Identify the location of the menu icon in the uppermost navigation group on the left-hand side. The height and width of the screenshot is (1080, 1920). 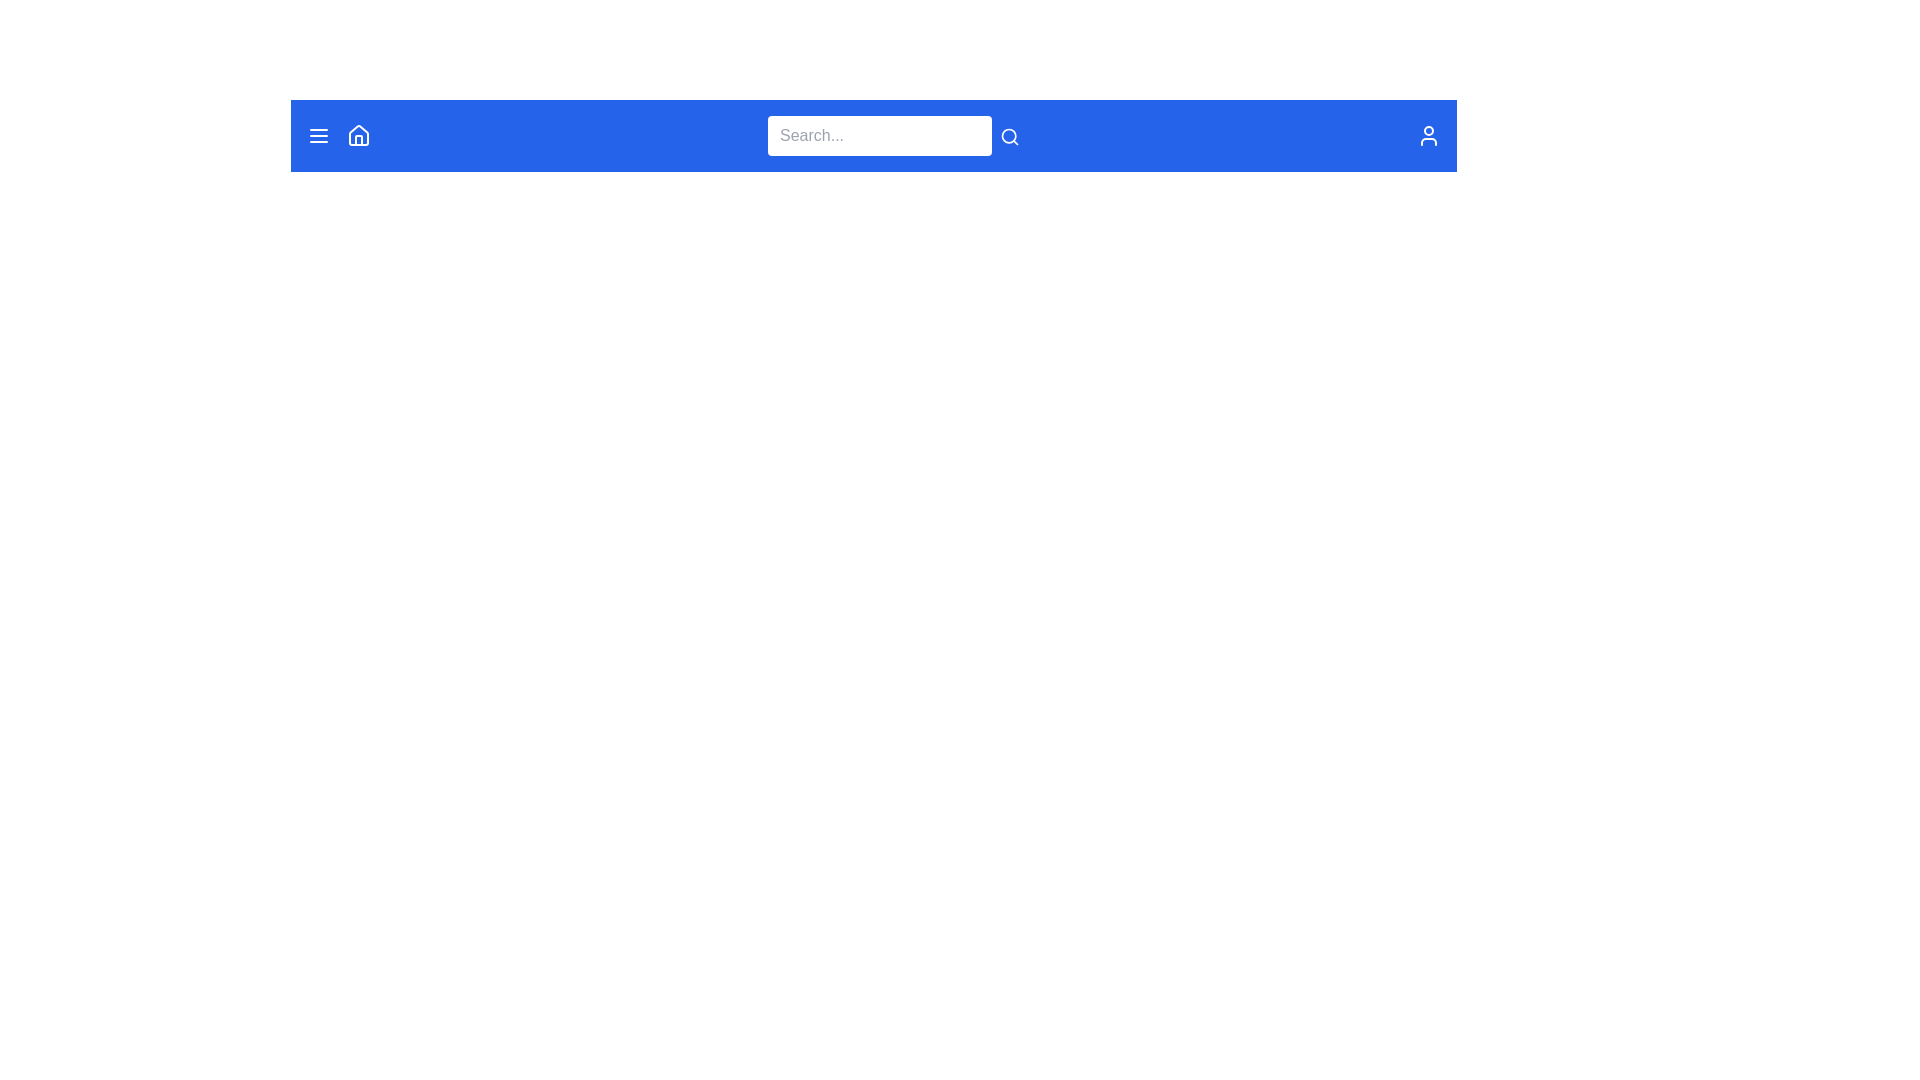
(339, 135).